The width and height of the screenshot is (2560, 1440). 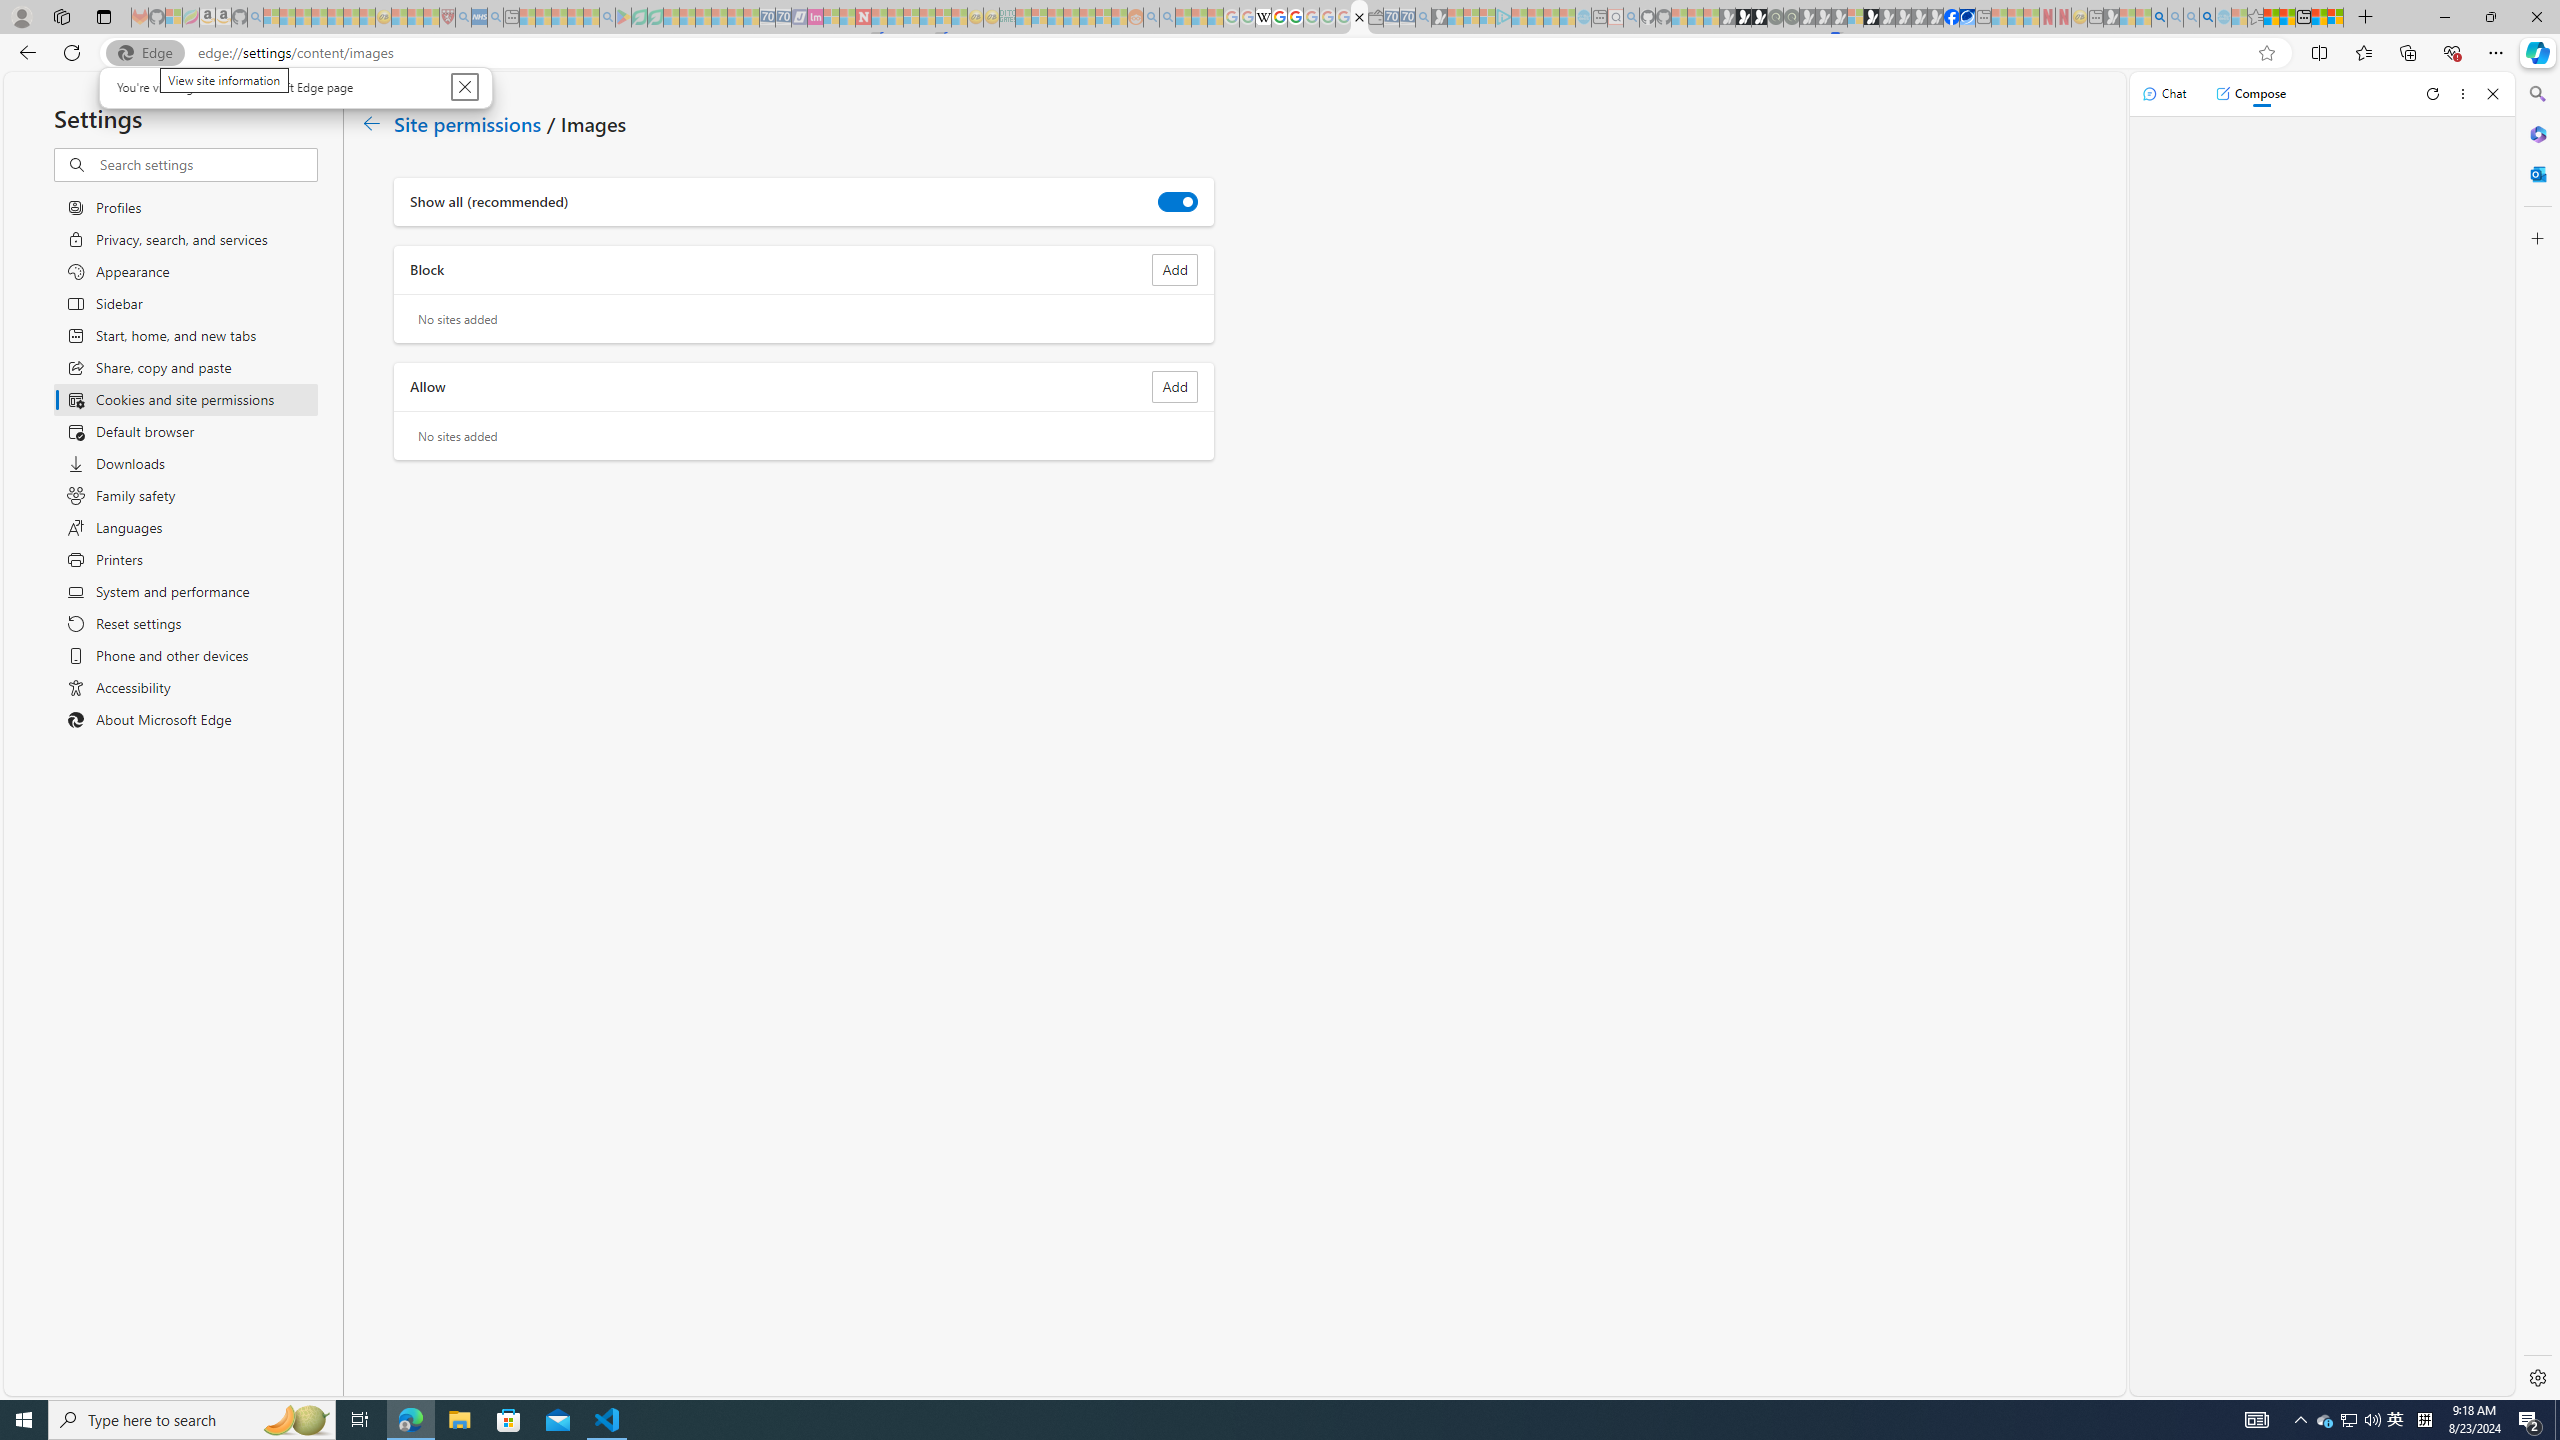 What do you see at coordinates (2349, 1418) in the screenshot?
I see `'User Promoted Notification Area'` at bounding box center [2349, 1418].